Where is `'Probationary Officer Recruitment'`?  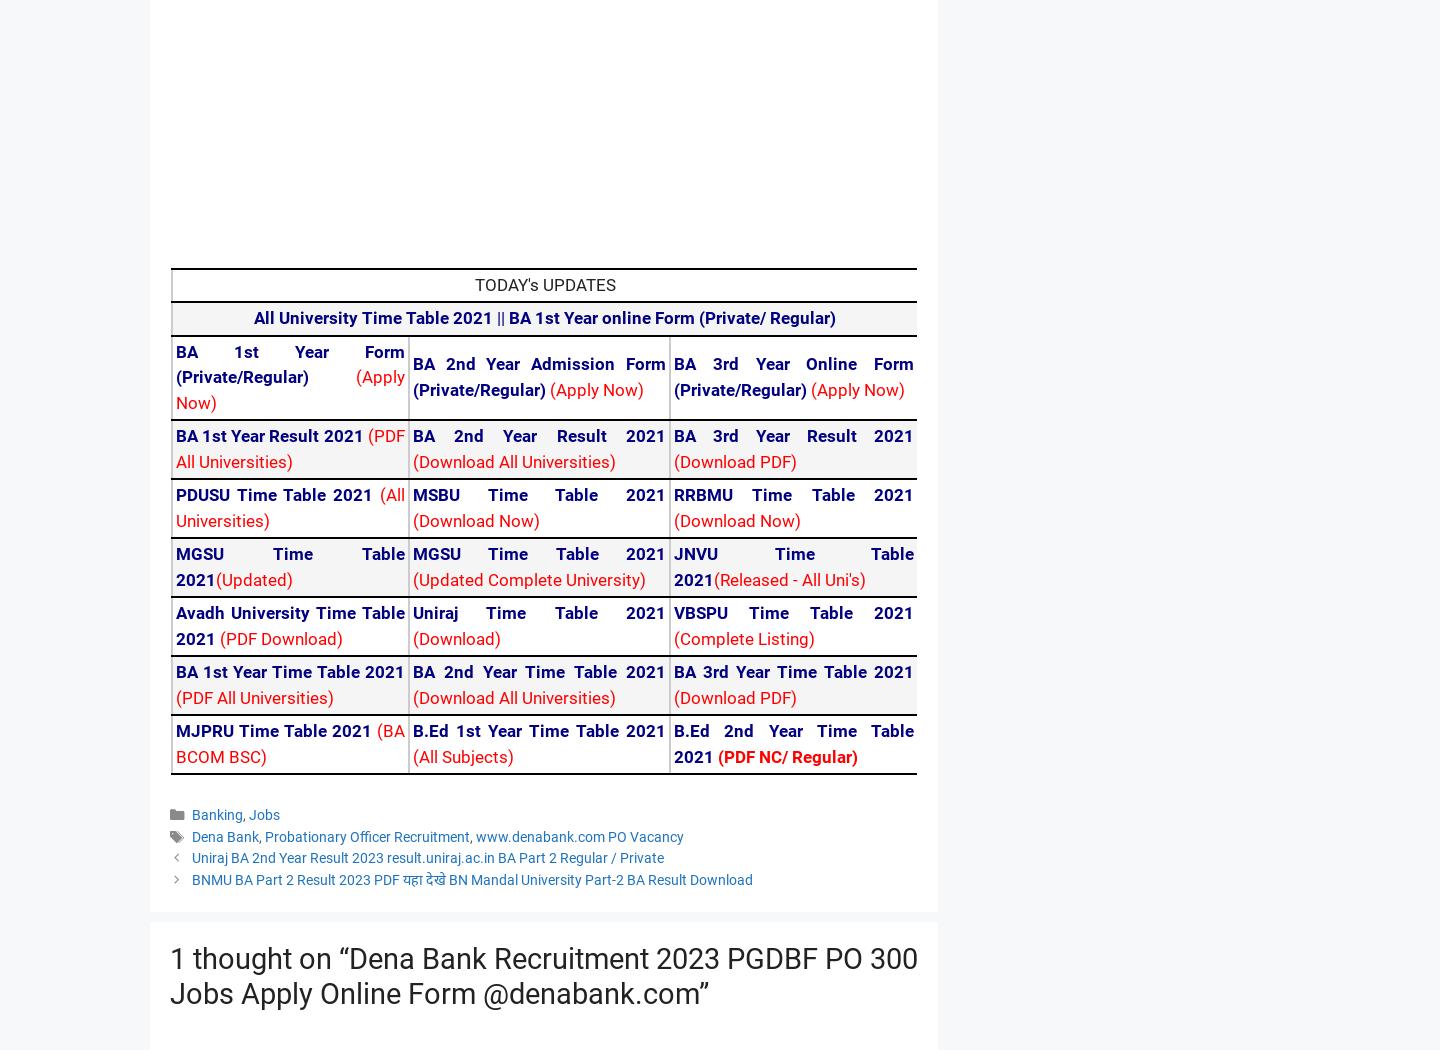 'Probationary Officer Recruitment' is located at coordinates (365, 836).